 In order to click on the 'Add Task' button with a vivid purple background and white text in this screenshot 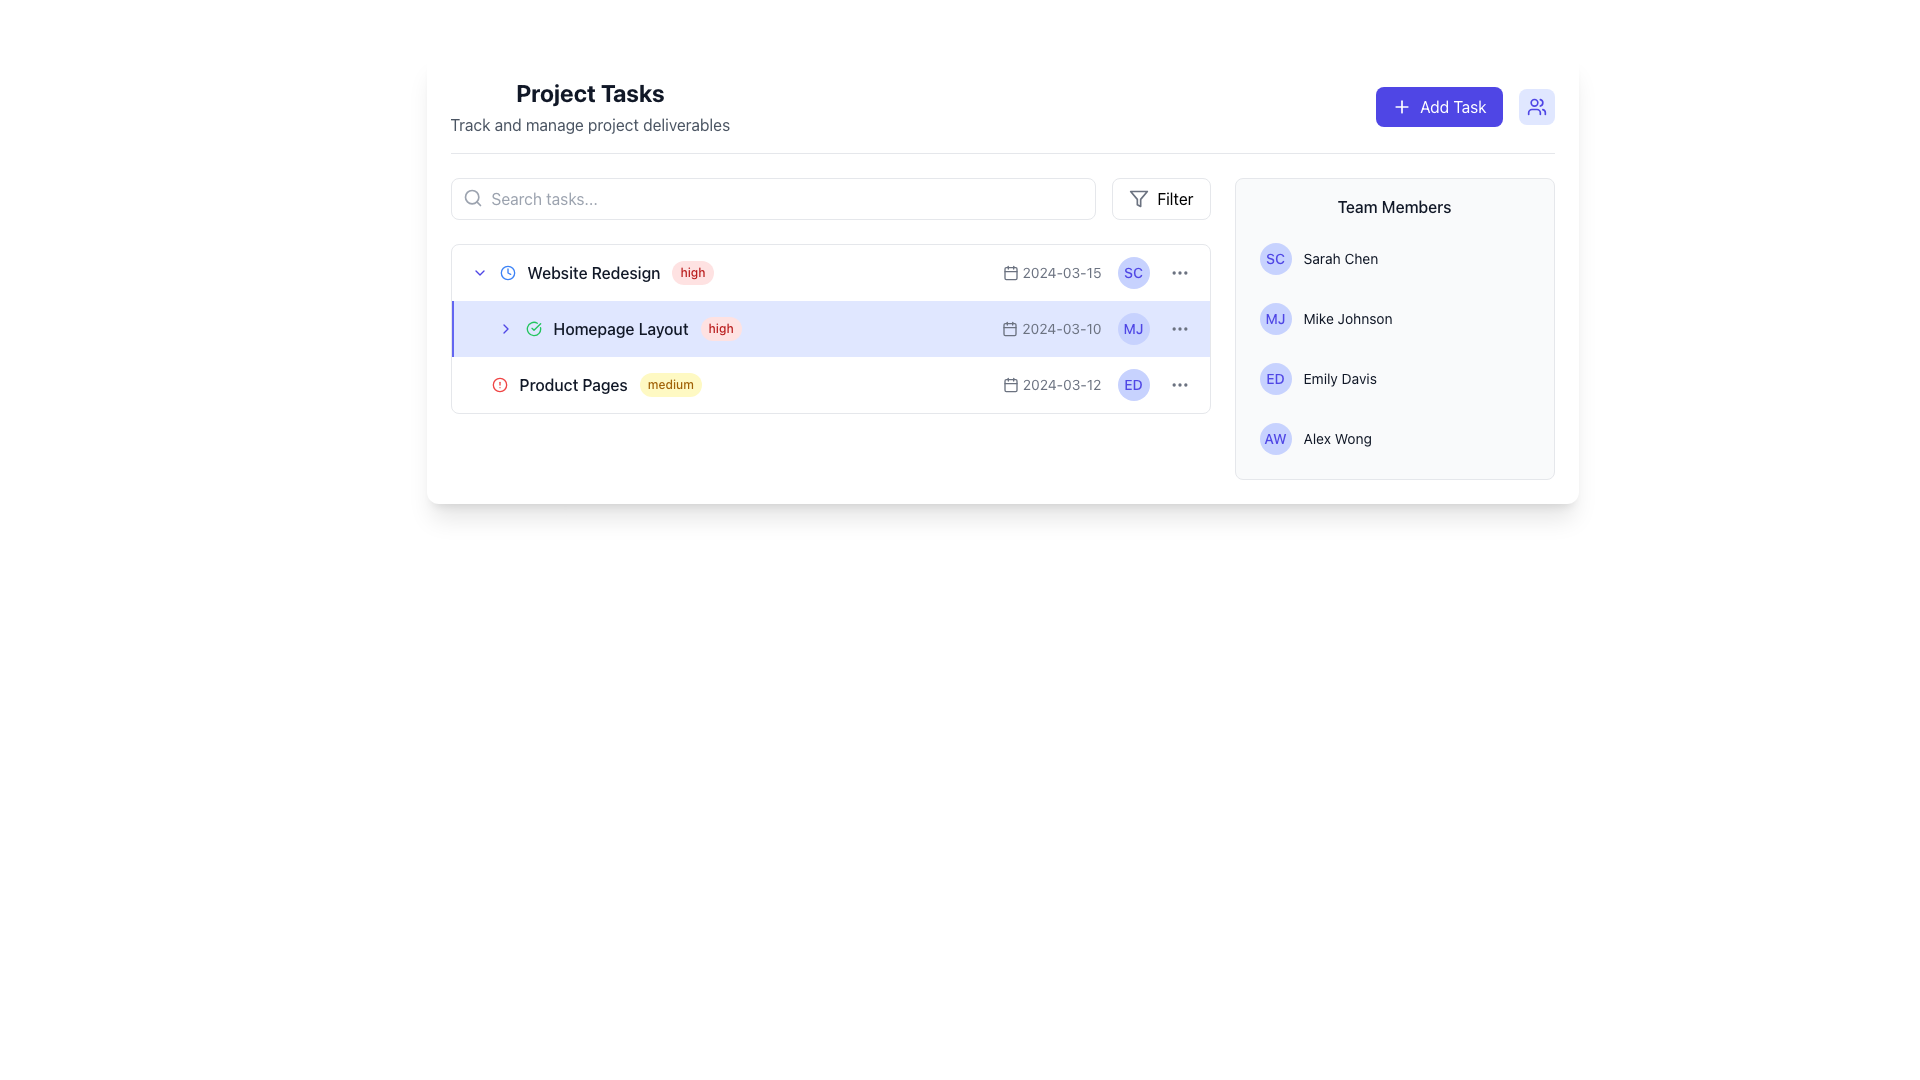, I will do `click(1465, 107)`.